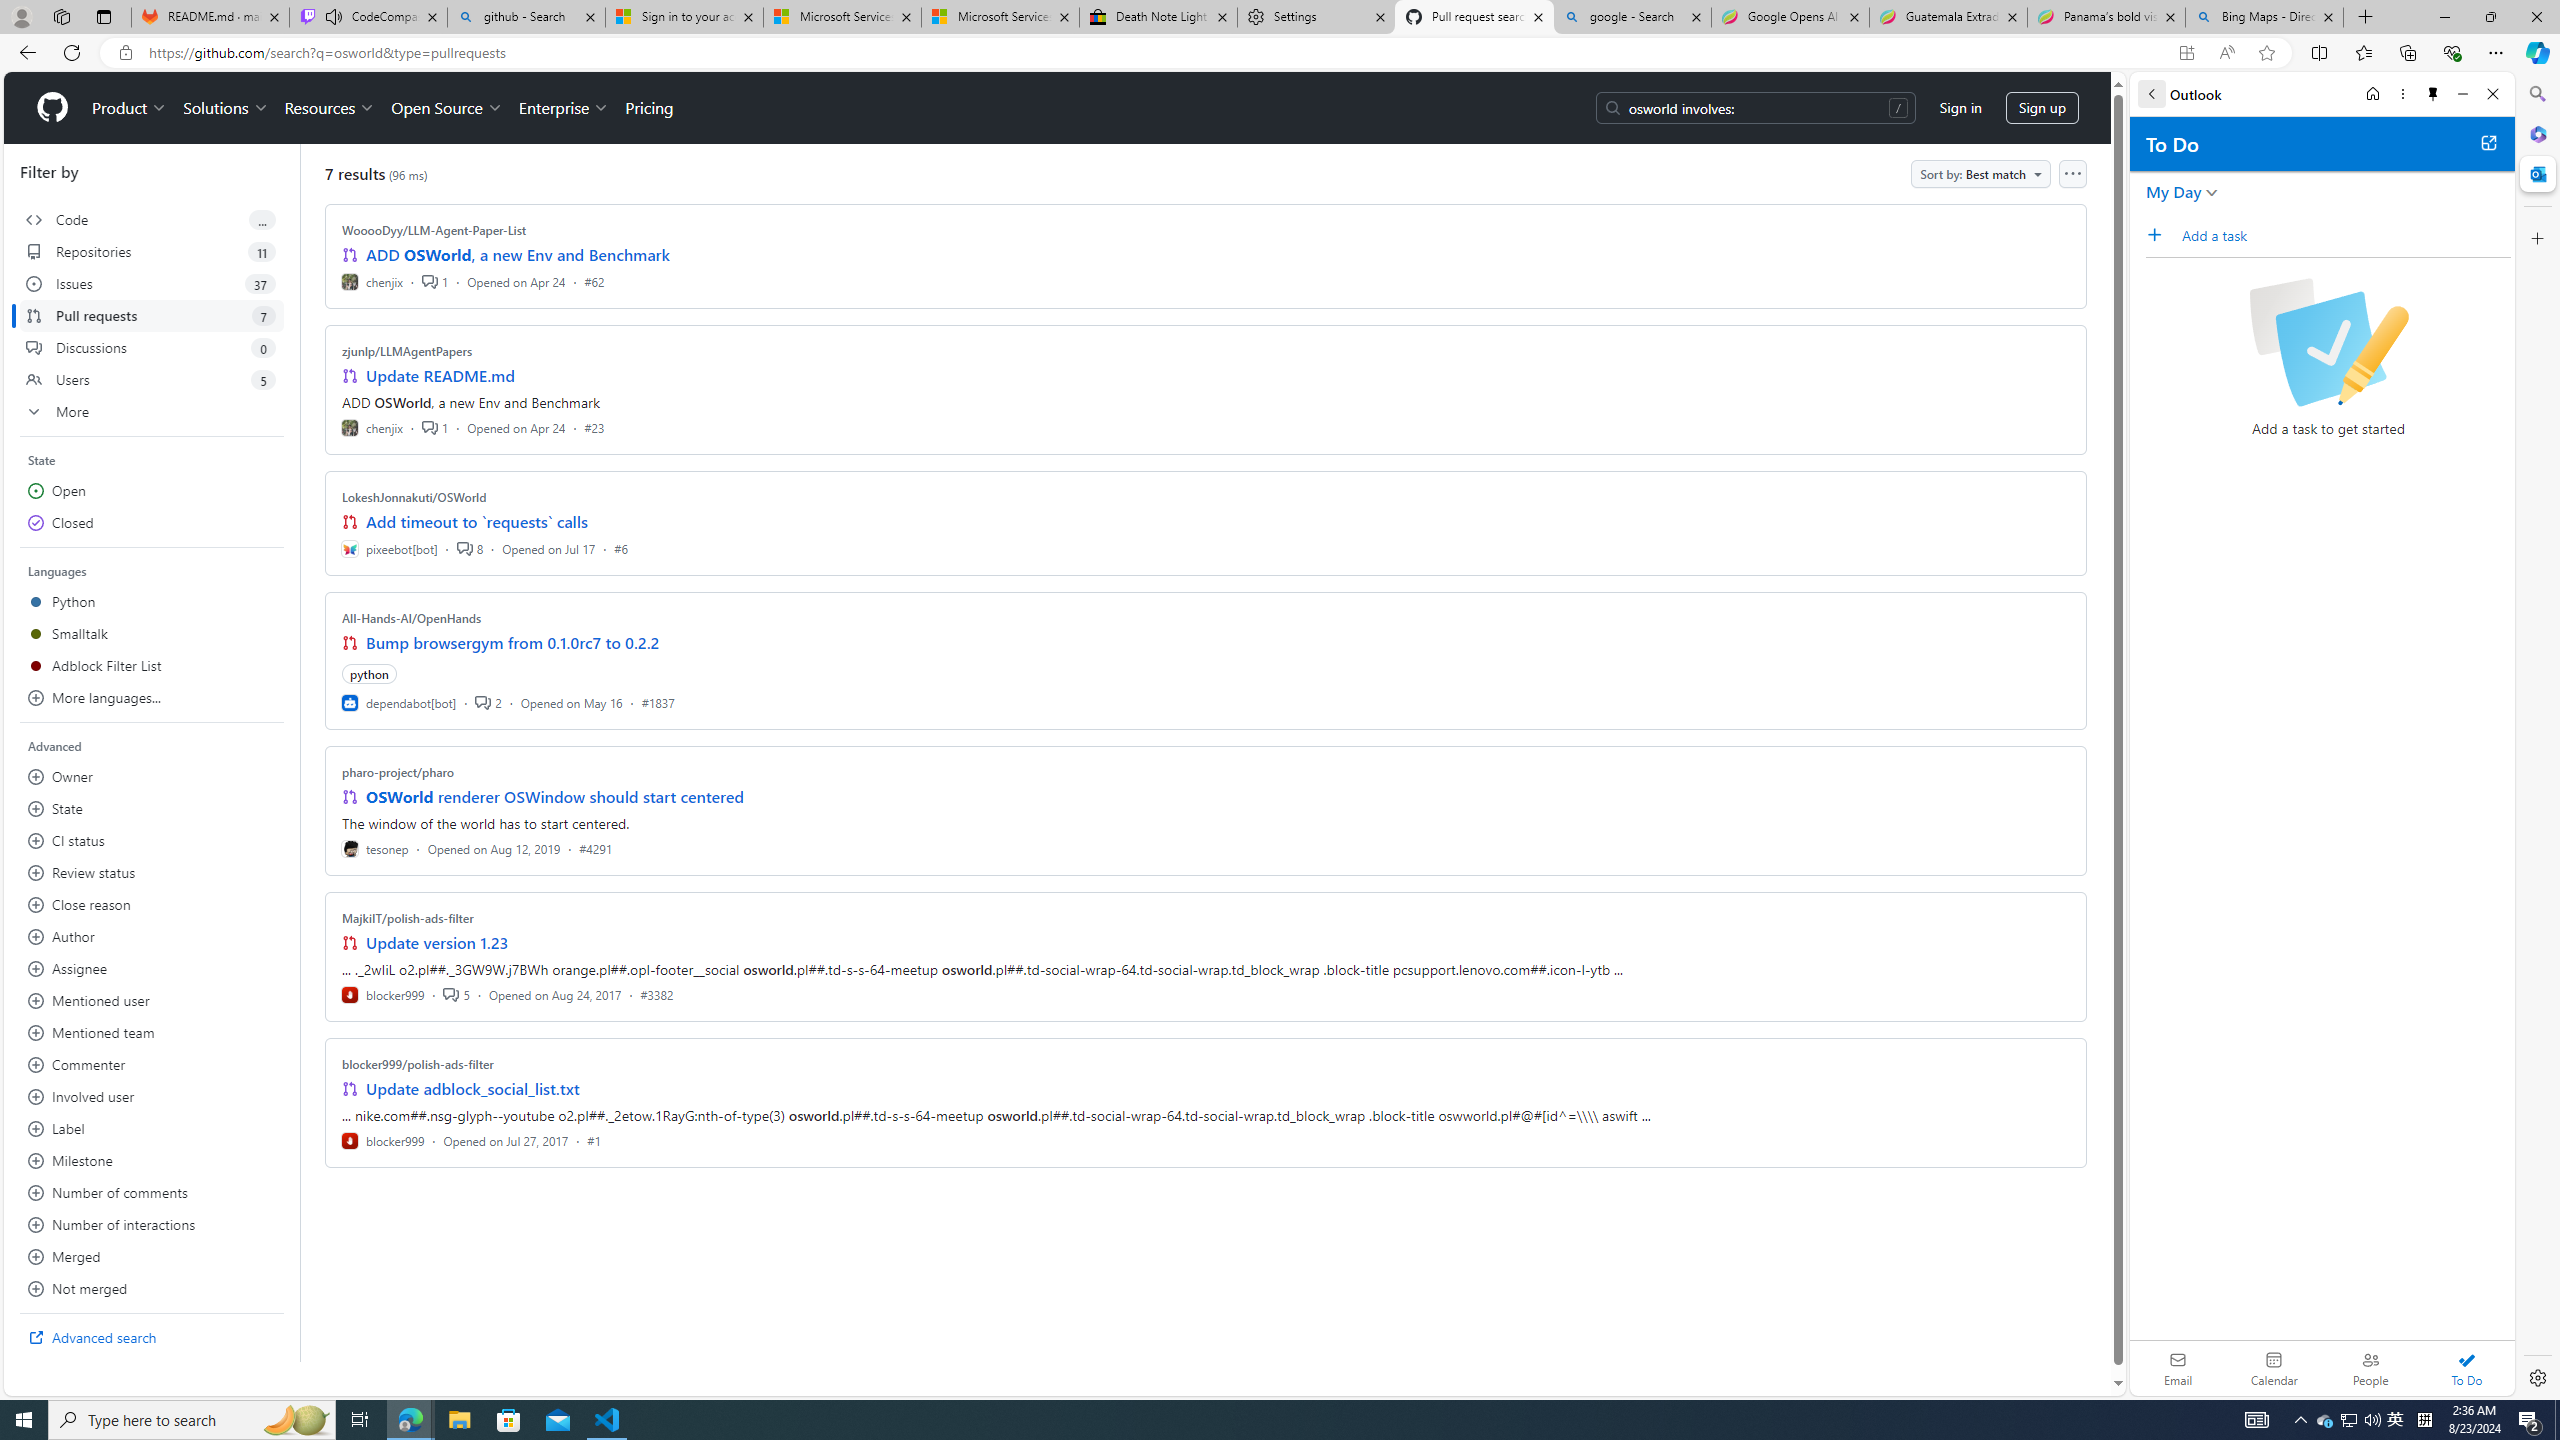 The image size is (2560, 1440). What do you see at coordinates (398, 770) in the screenshot?
I see `'pharo-project/pharo'` at bounding box center [398, 770].